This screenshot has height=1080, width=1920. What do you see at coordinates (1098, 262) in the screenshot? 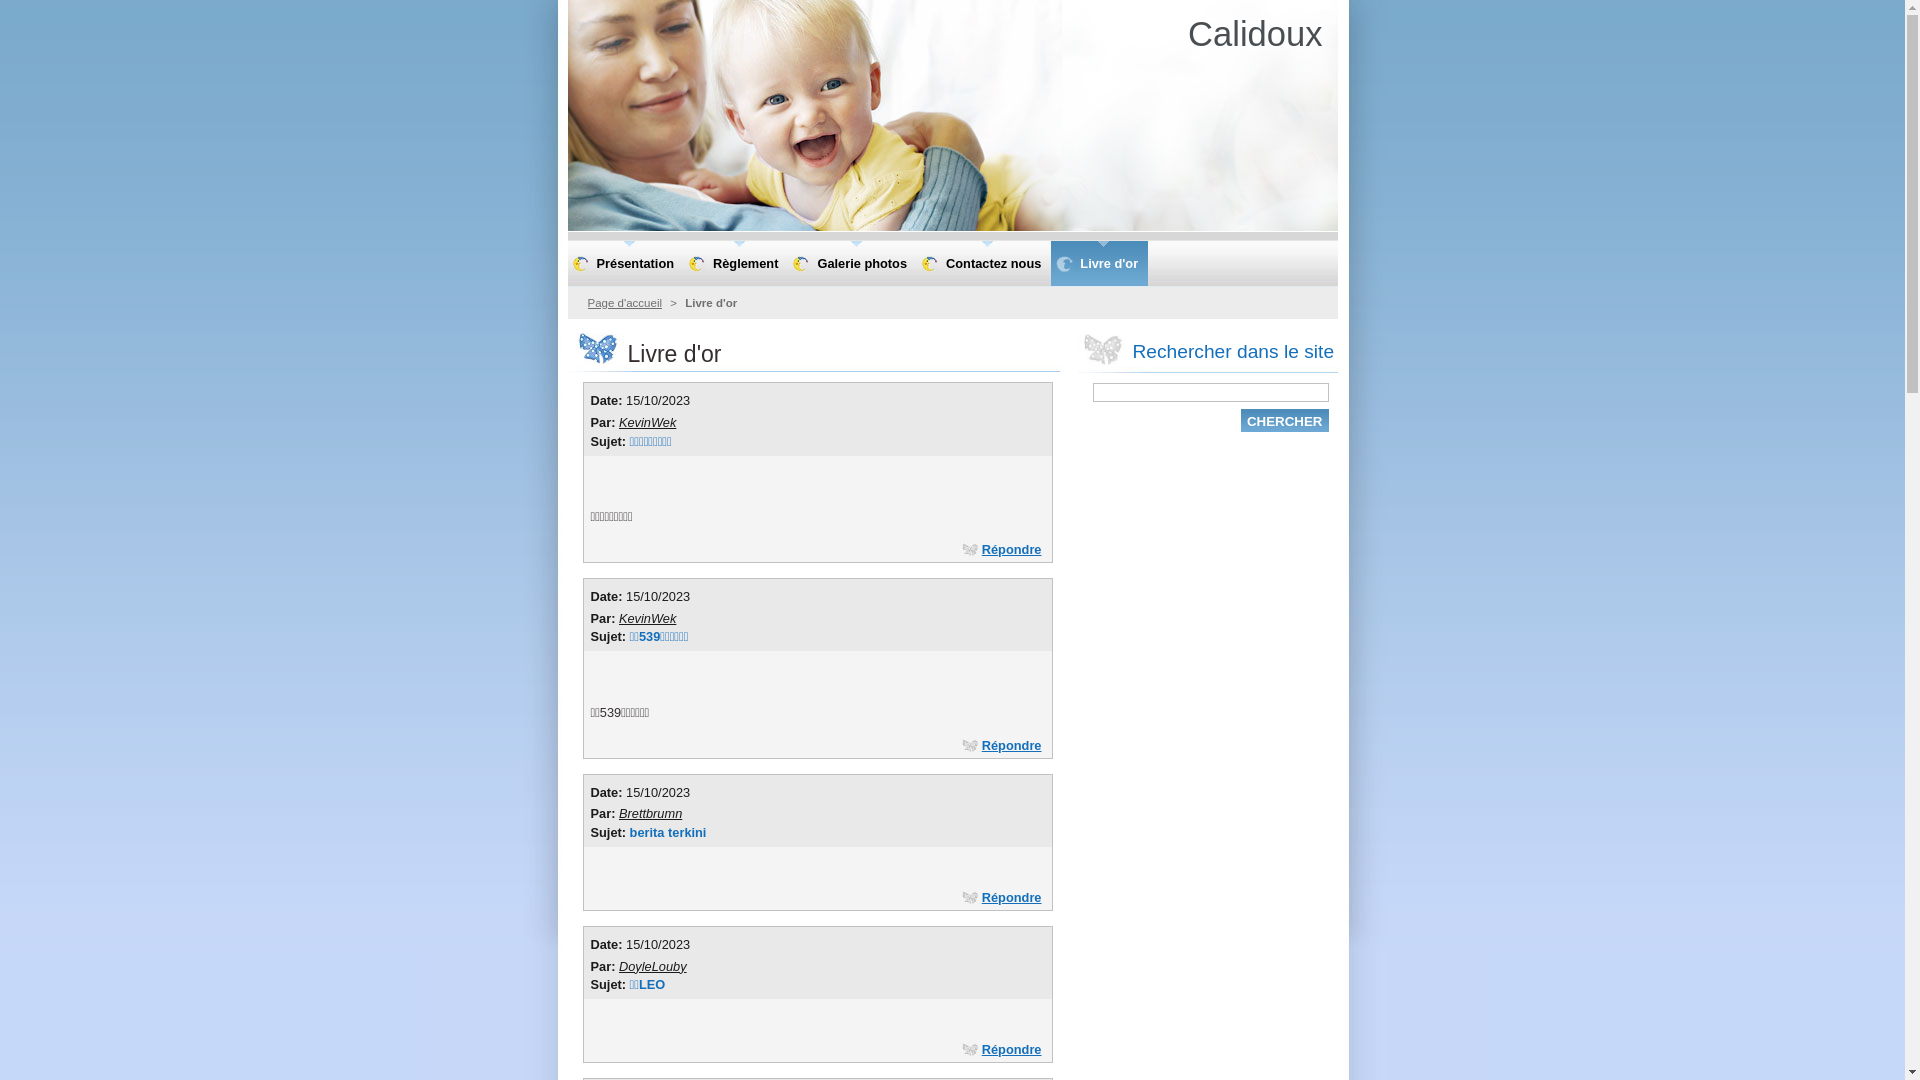
I see `'Livre d'or'` at bounding box center [1098, 262].